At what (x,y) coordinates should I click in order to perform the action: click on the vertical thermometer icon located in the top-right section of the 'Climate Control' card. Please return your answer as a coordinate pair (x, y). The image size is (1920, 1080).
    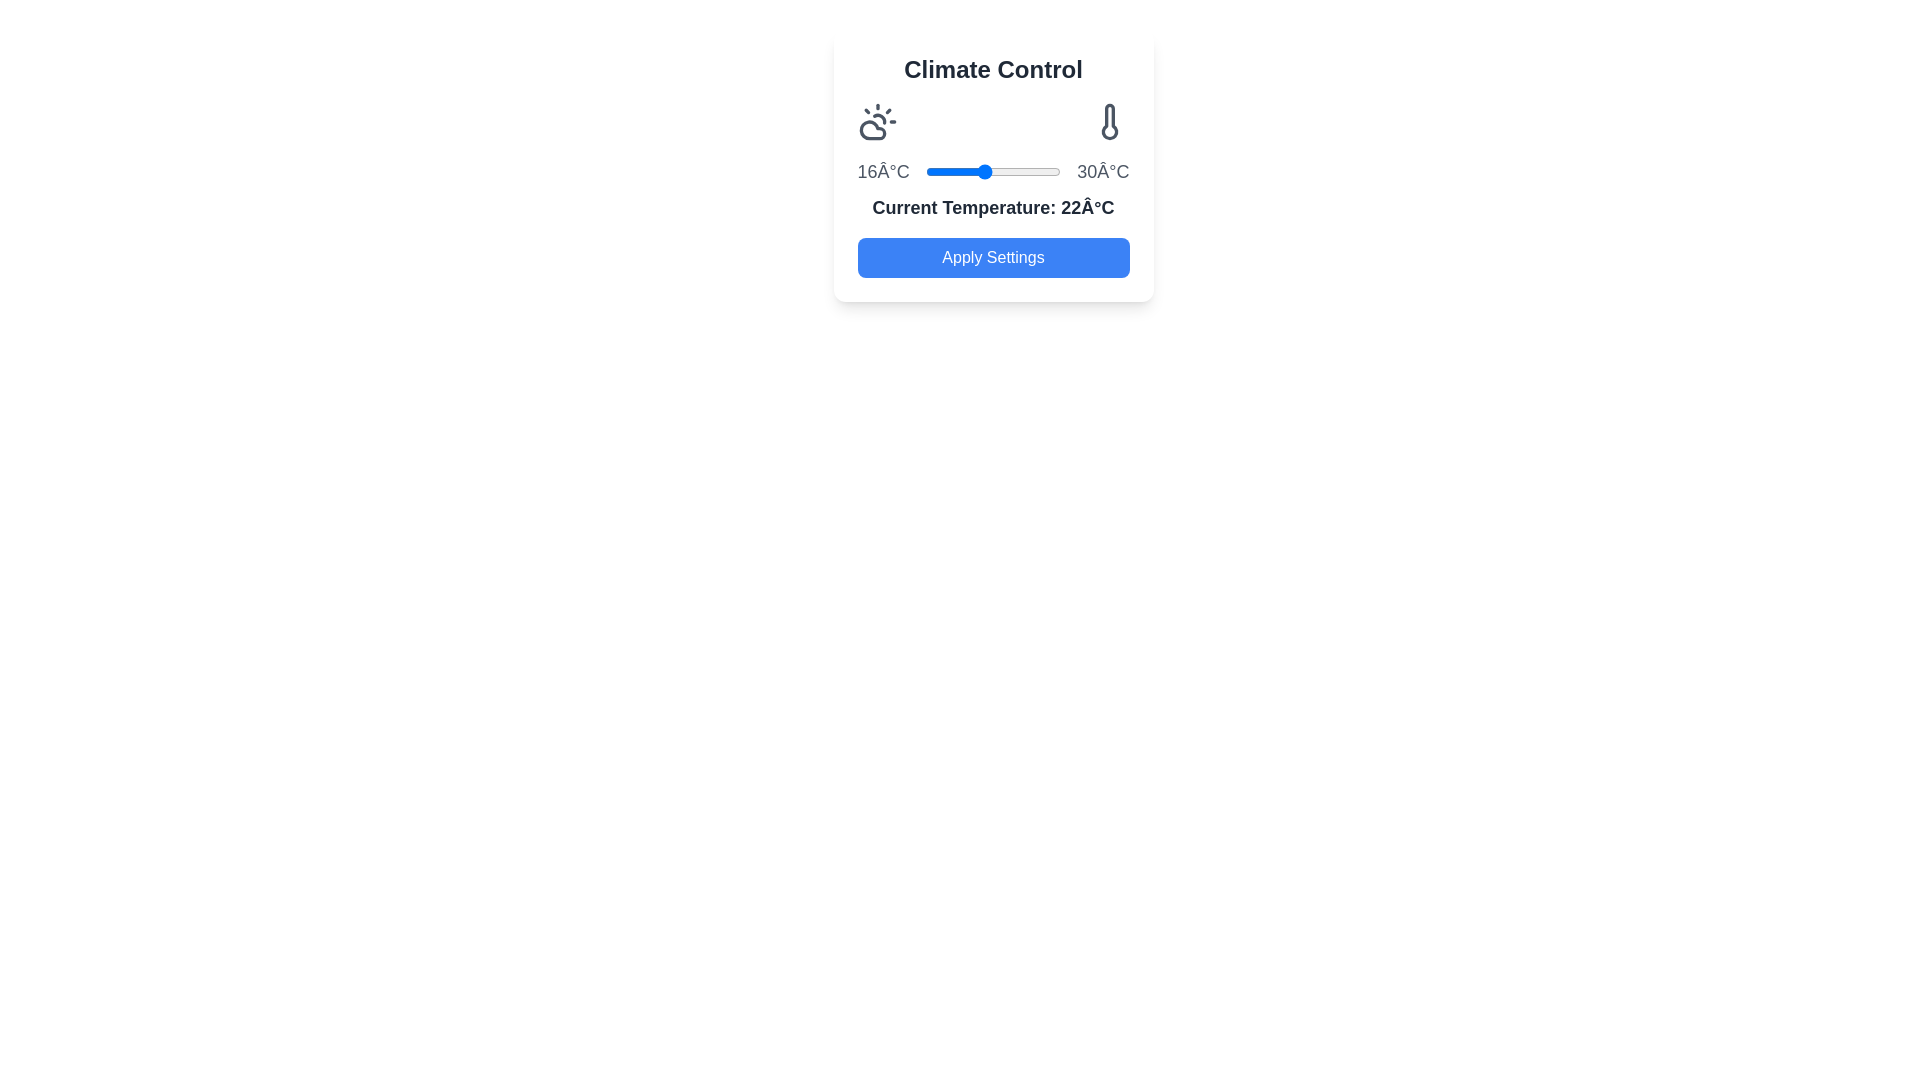
    Looking at the image, I should click on (1108, 122).